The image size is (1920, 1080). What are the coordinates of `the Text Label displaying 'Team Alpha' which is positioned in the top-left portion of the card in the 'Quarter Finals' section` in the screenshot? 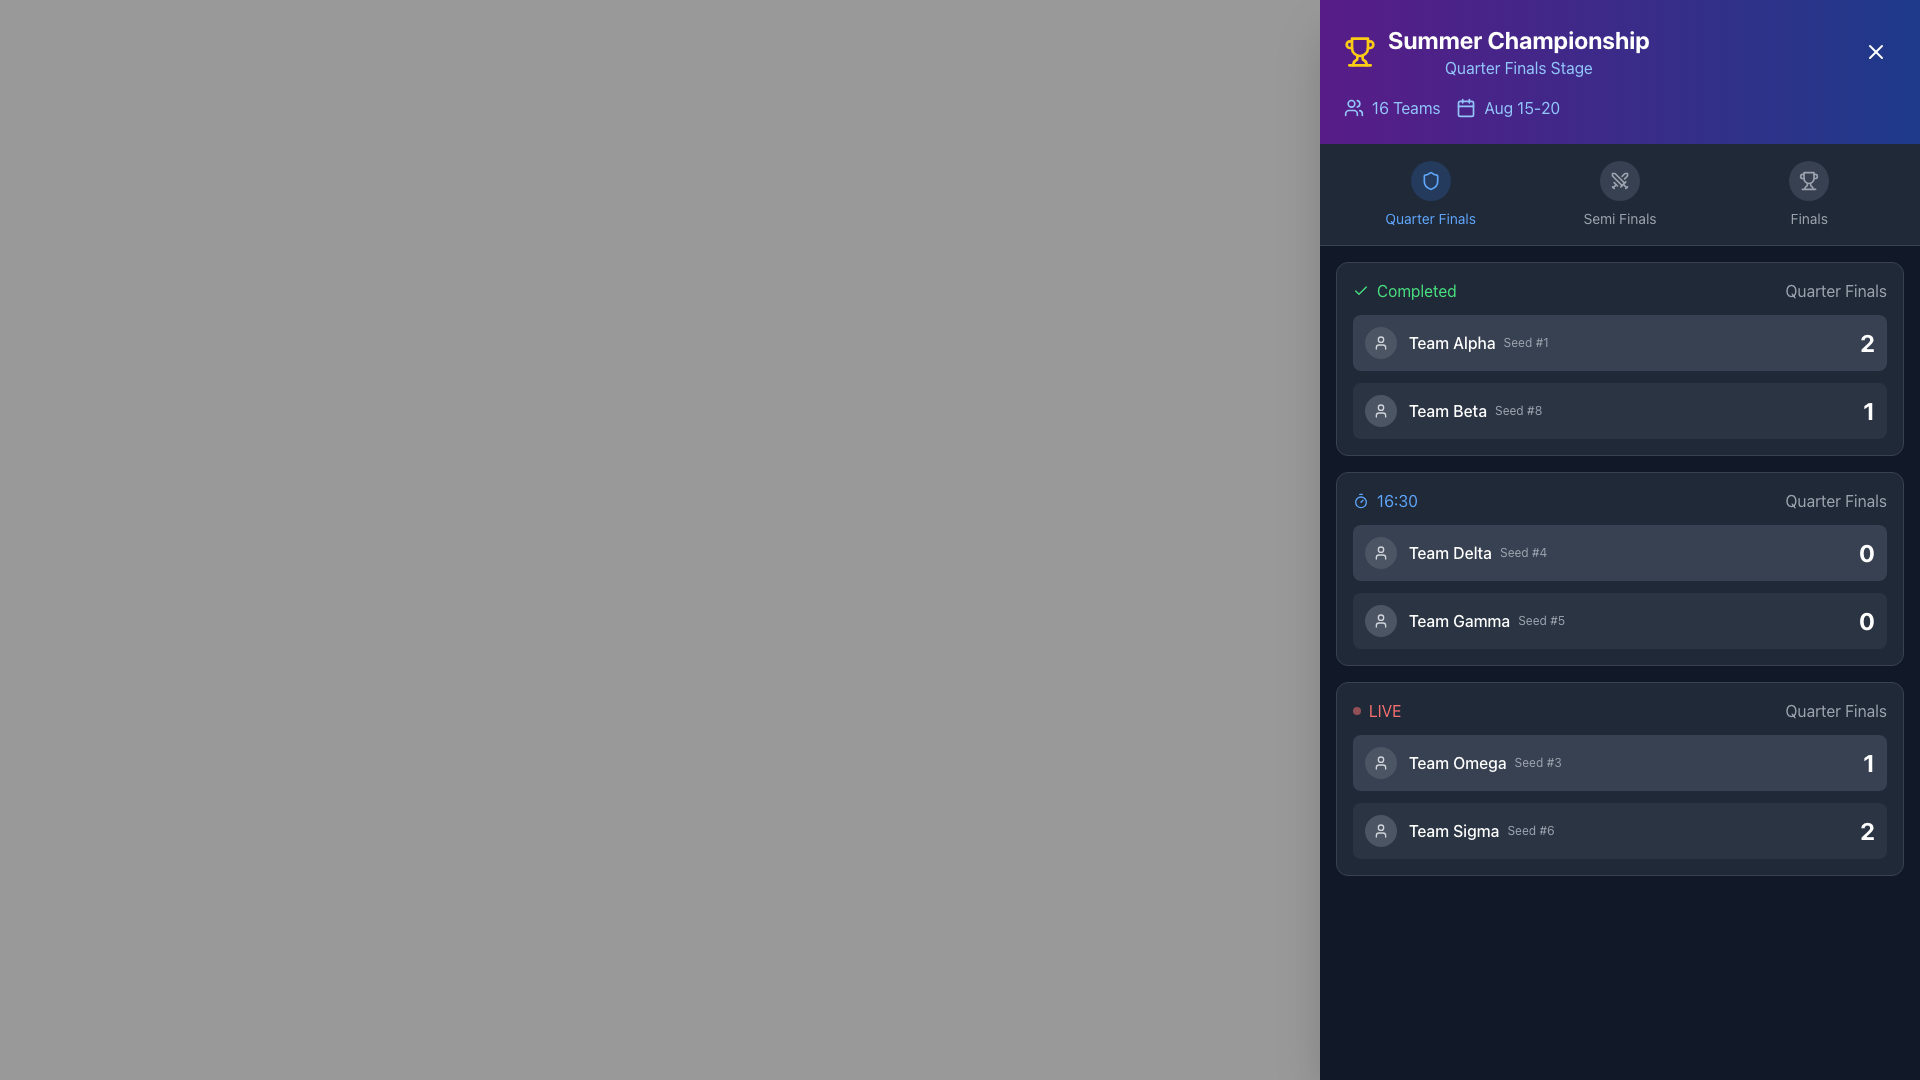 It's located at (1452, 342).